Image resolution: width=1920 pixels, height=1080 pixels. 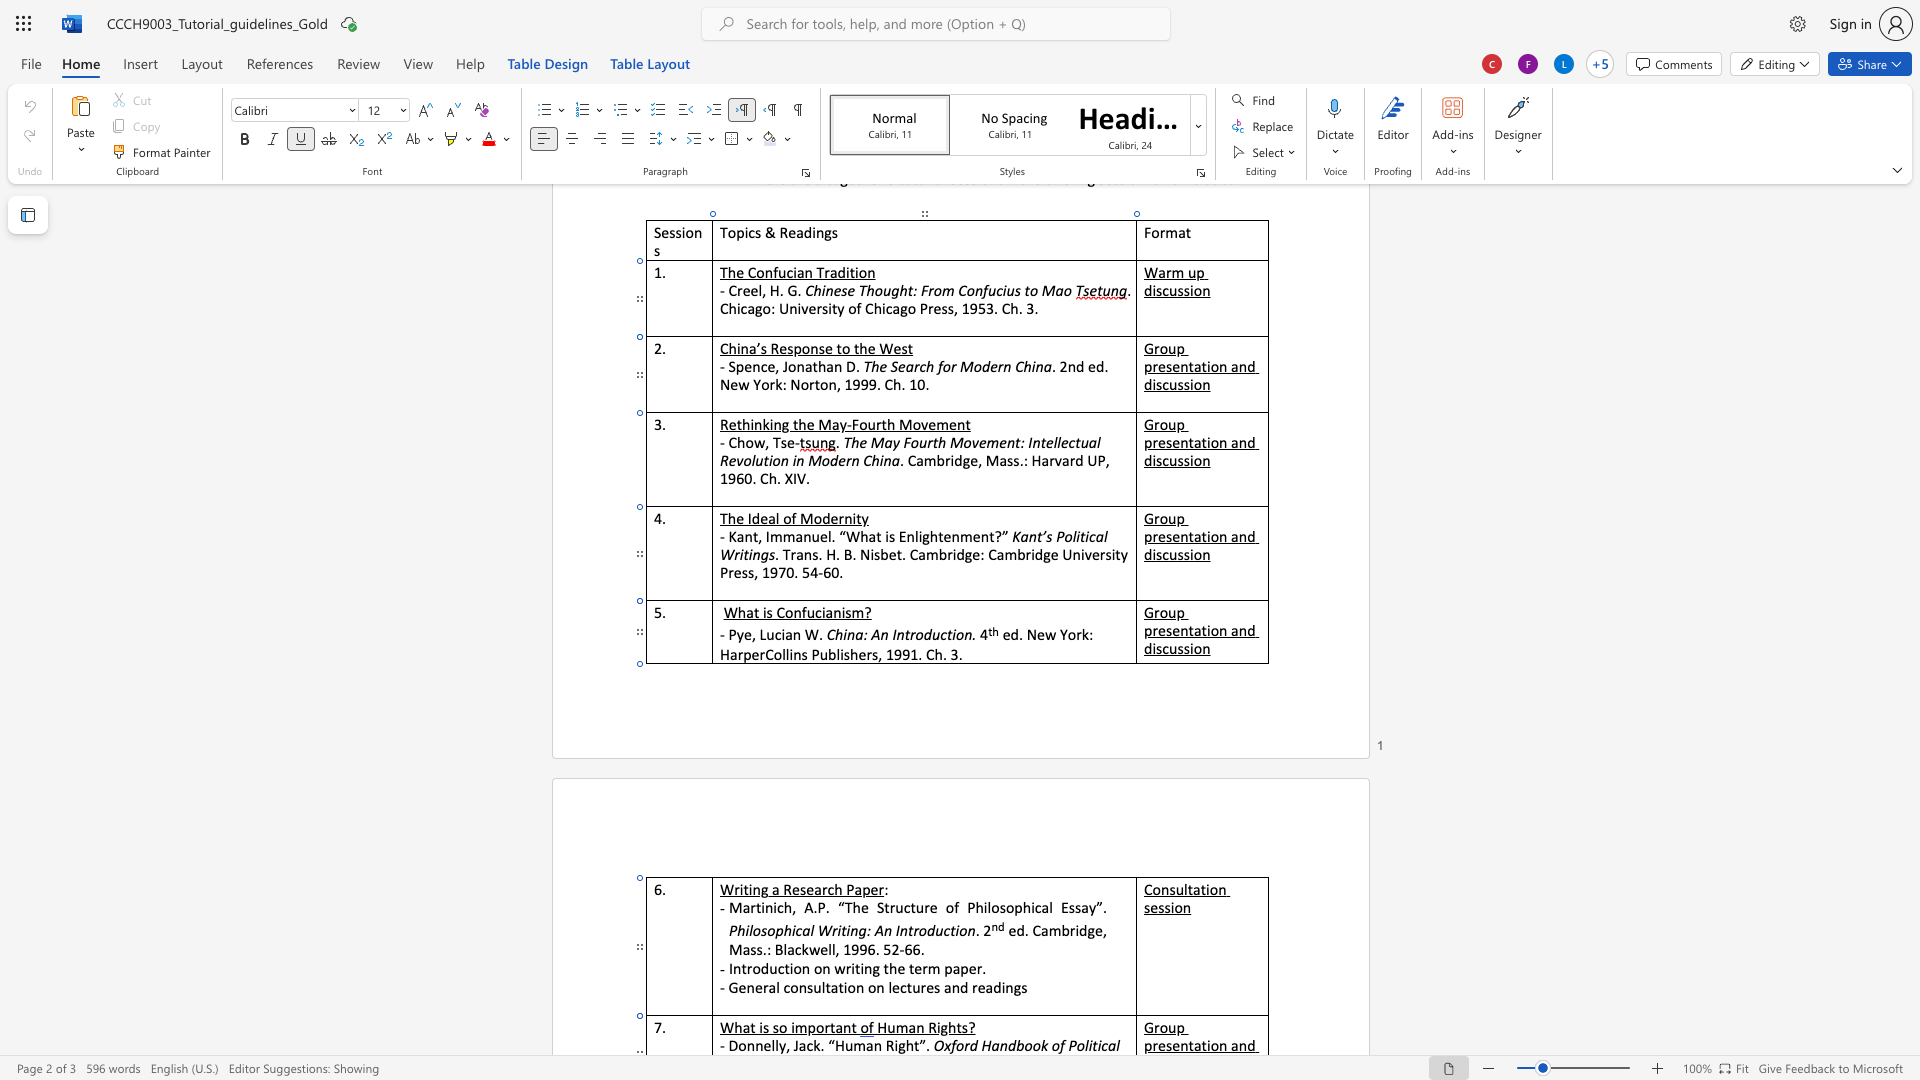 What do you see at coordinates (873, 1044) in the screenshot?
I see `the space between the continuous character "a" and "n" in the text` at bounding box center [873, 1044].